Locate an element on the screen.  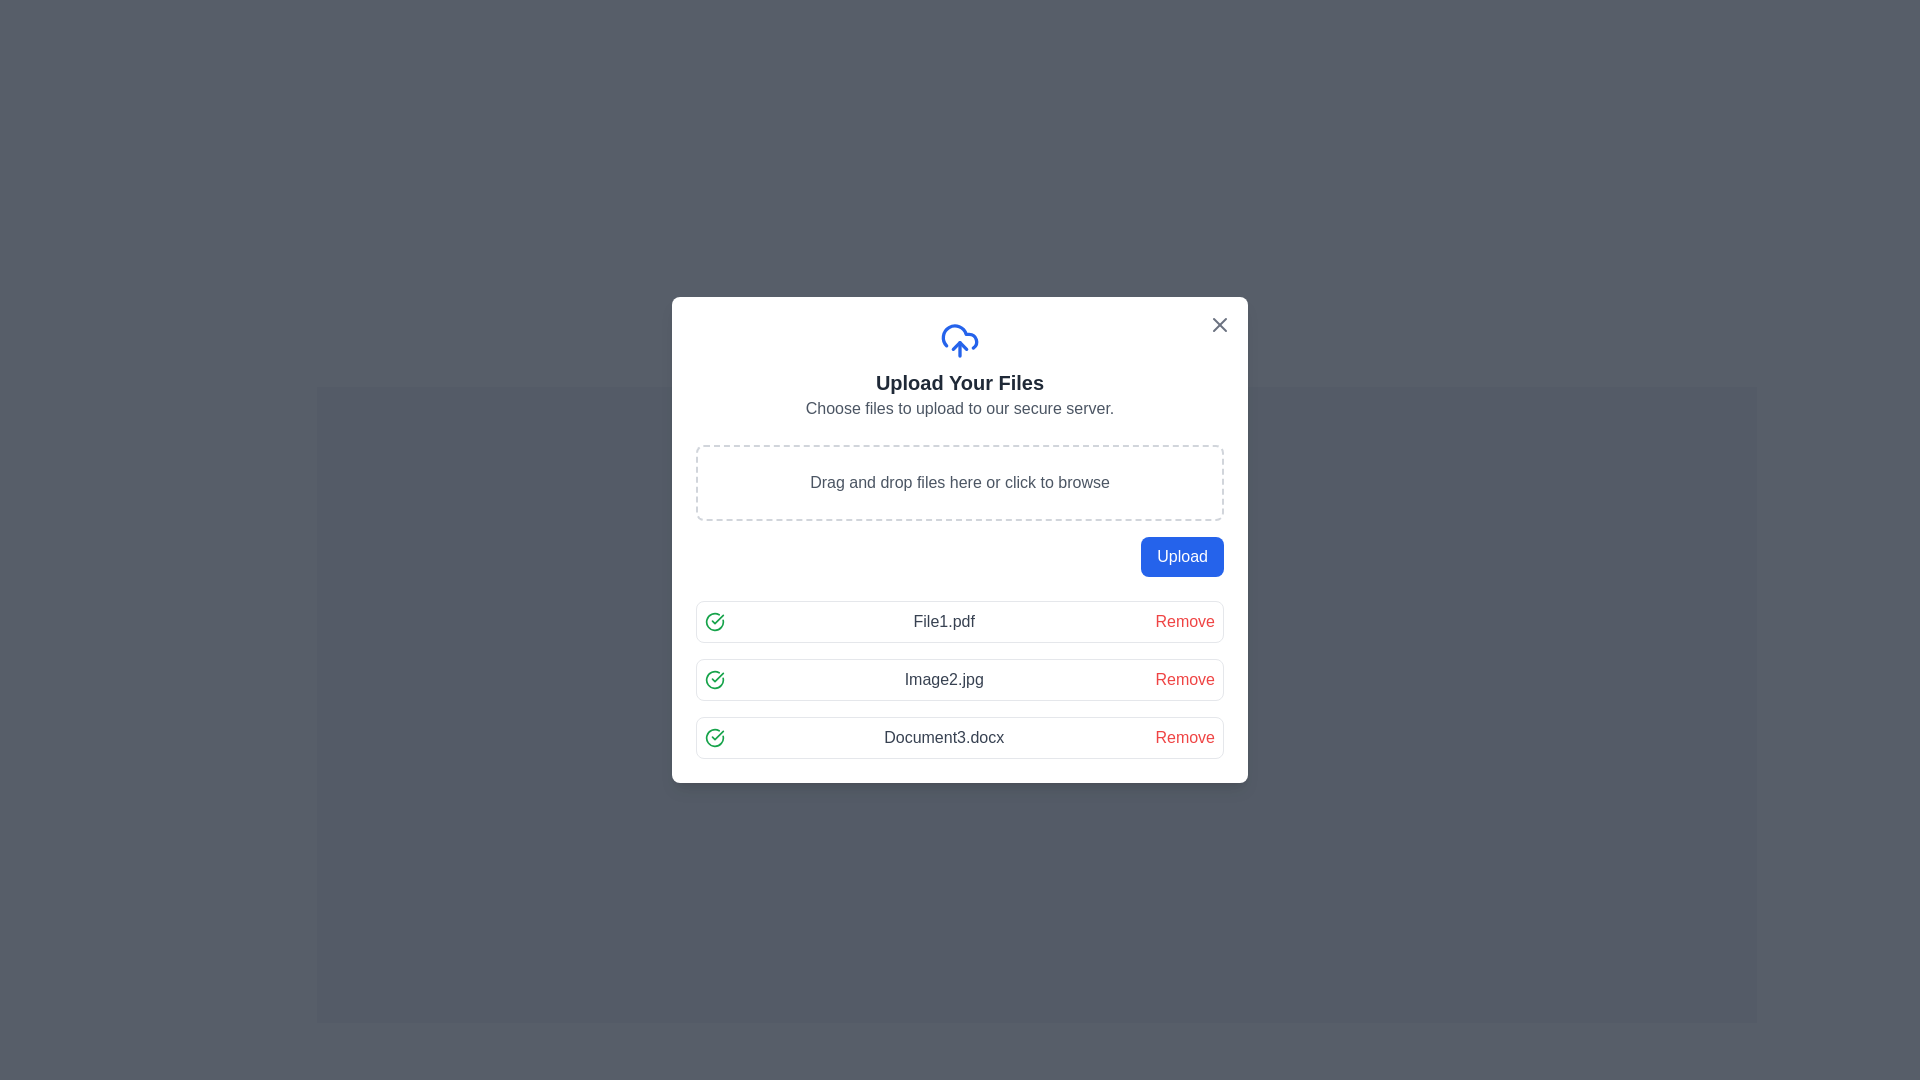
the drag-and-drop file upload area that is styled with a dashed border and contains the text 'Drag and drop files here or click to browse', located in the center of the modal below the heading 'Upload Your Files' is located at coordinates (960, 482).